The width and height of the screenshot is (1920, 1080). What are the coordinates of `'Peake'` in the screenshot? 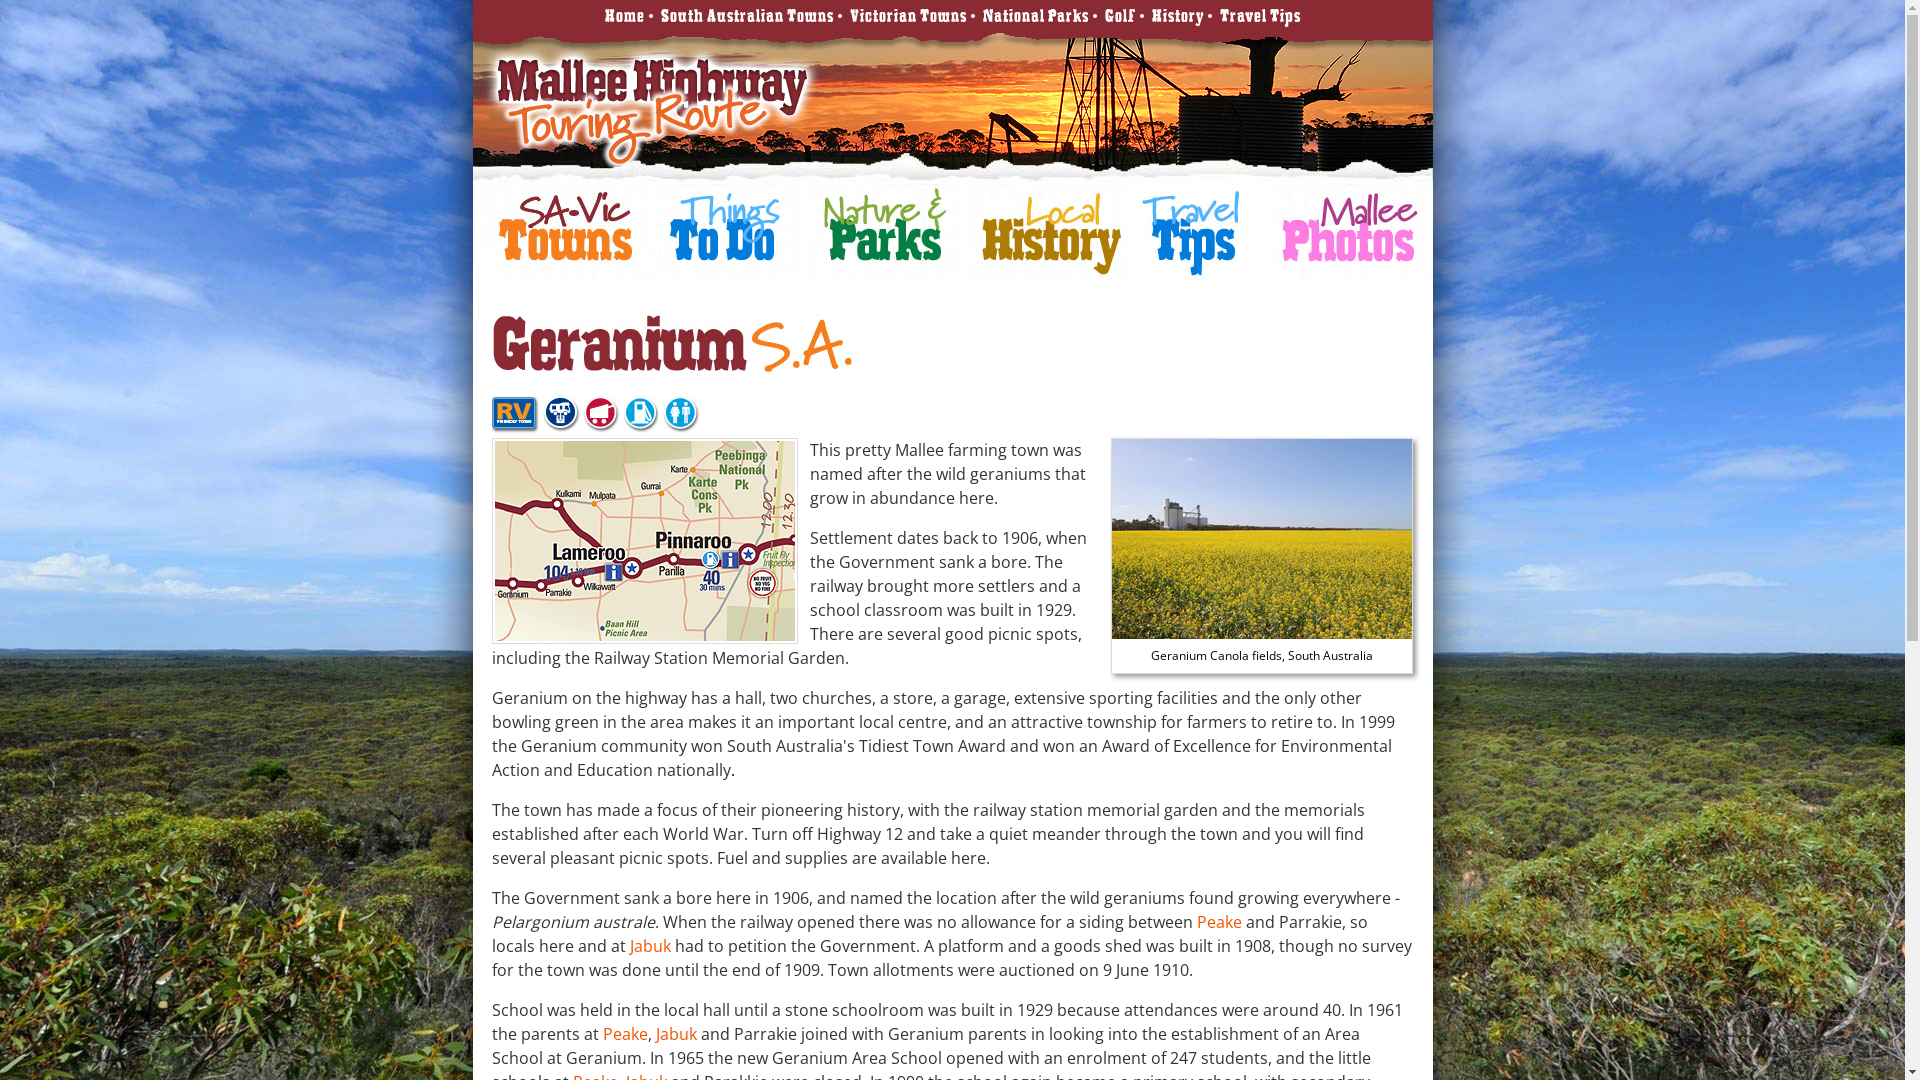 It's located at (624, 1033).